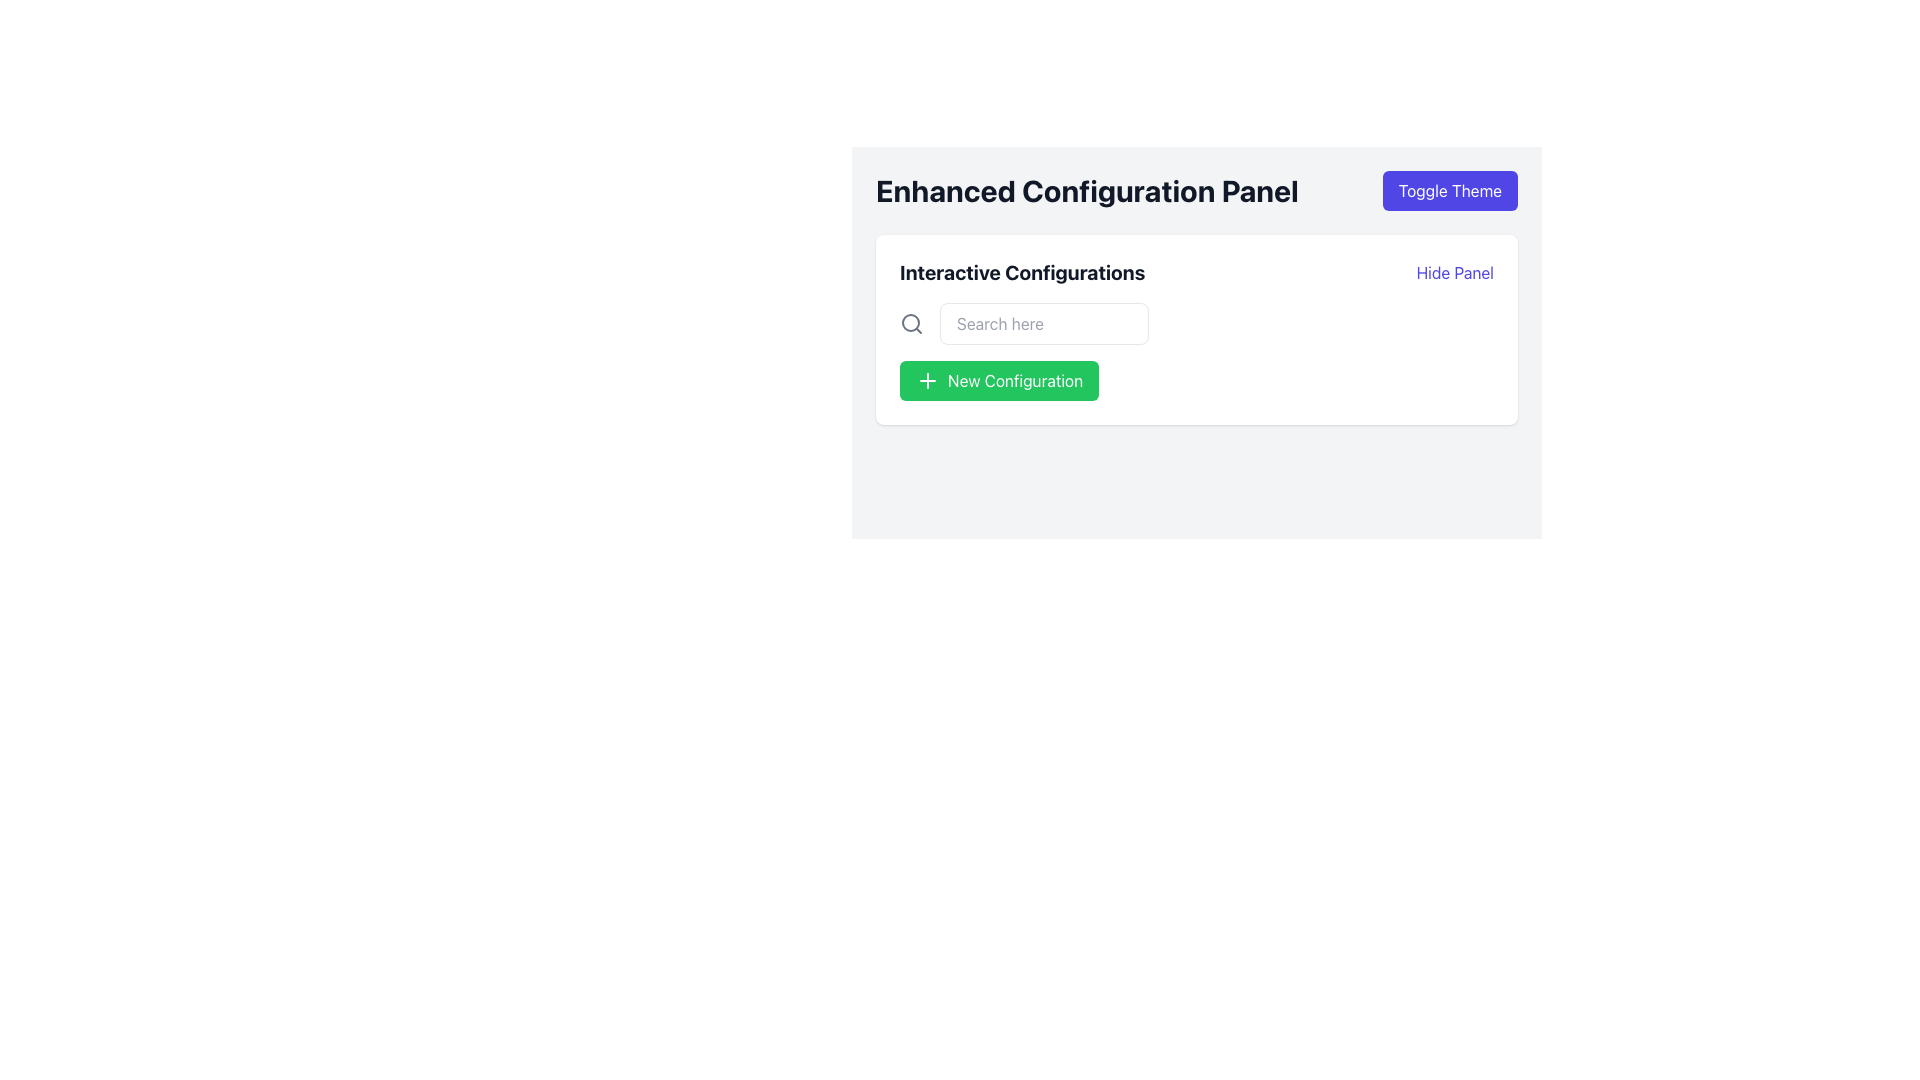 The height and width of the screenshot is (1080, 1920). What do you see at coordinates (999, 381) in the screenshot?
I see `the green rectangular button labeled 'New Configuration' with a white plus sign` at bounding box center [999, 381].